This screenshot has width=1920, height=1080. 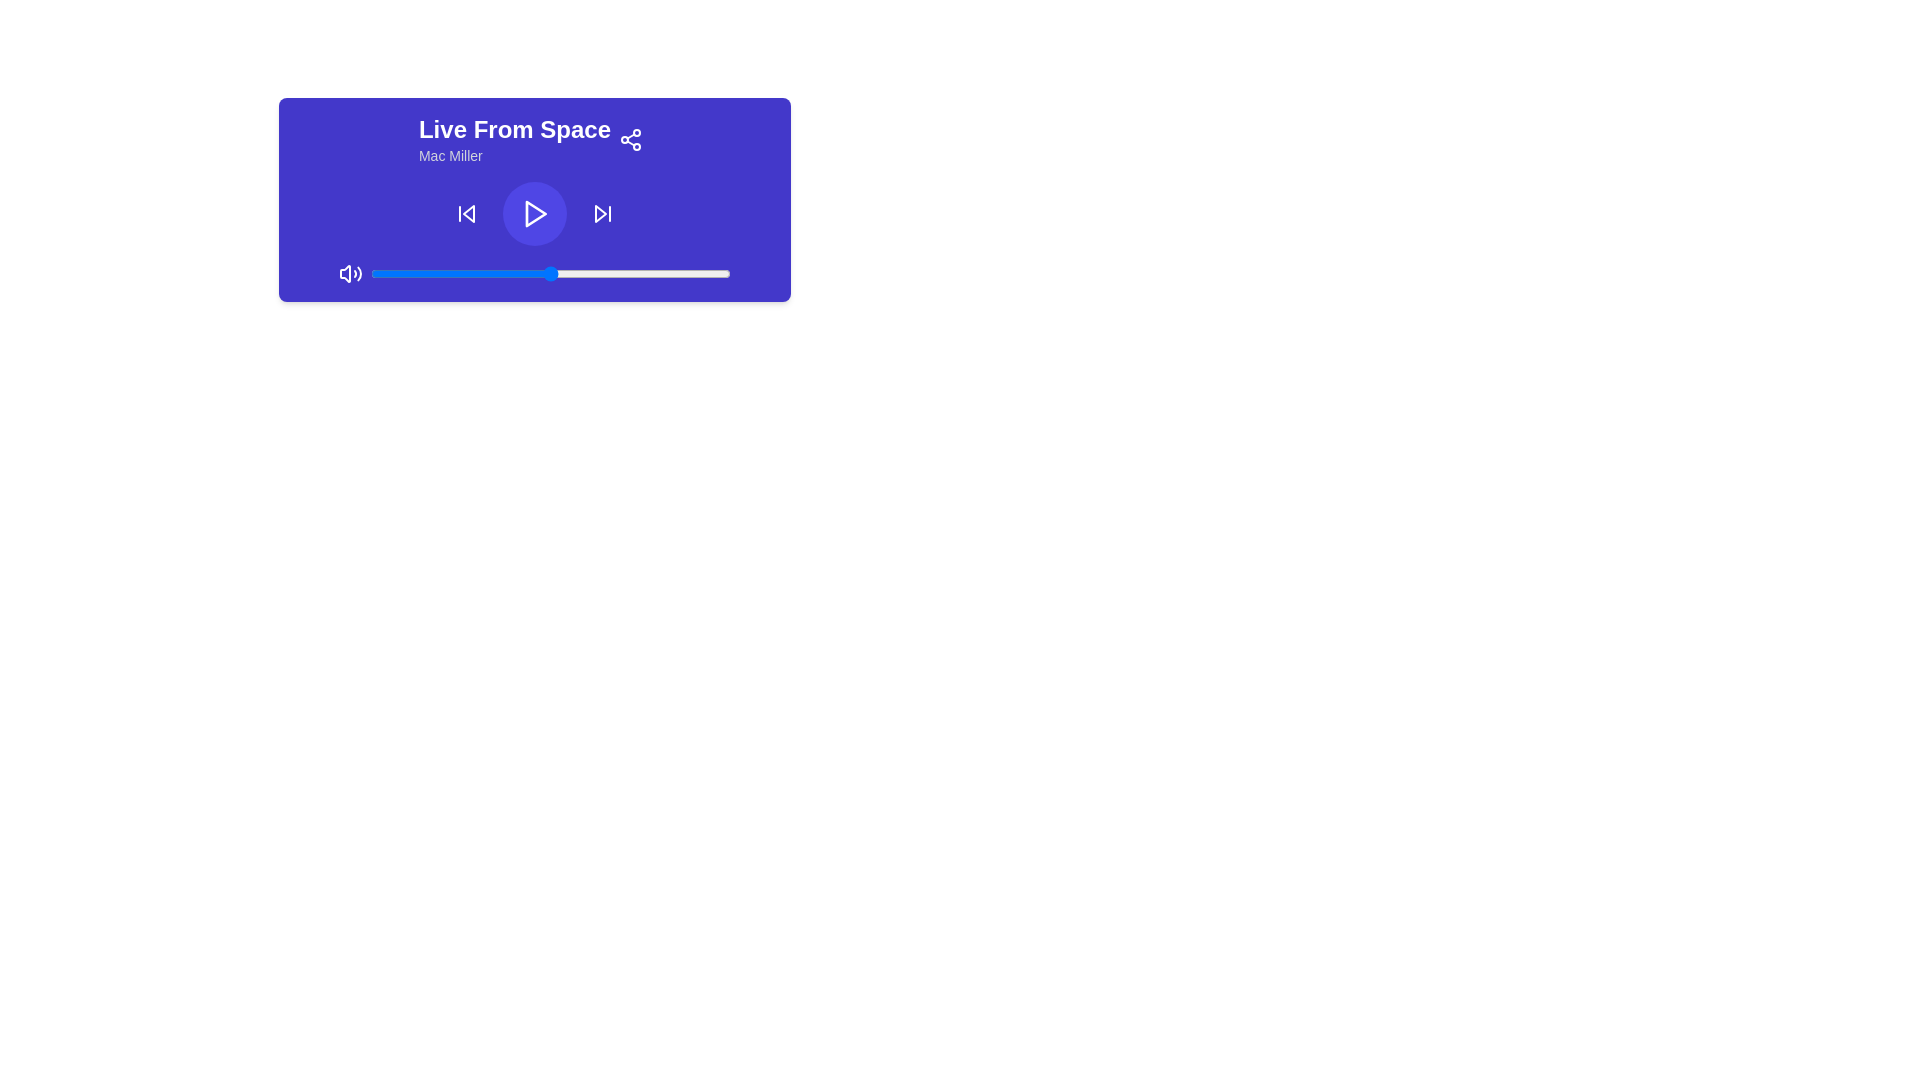 I want to click on the 'Next' button, which is the rightmost icon in the playback controls of the player interface, so click(x=602, y=213).